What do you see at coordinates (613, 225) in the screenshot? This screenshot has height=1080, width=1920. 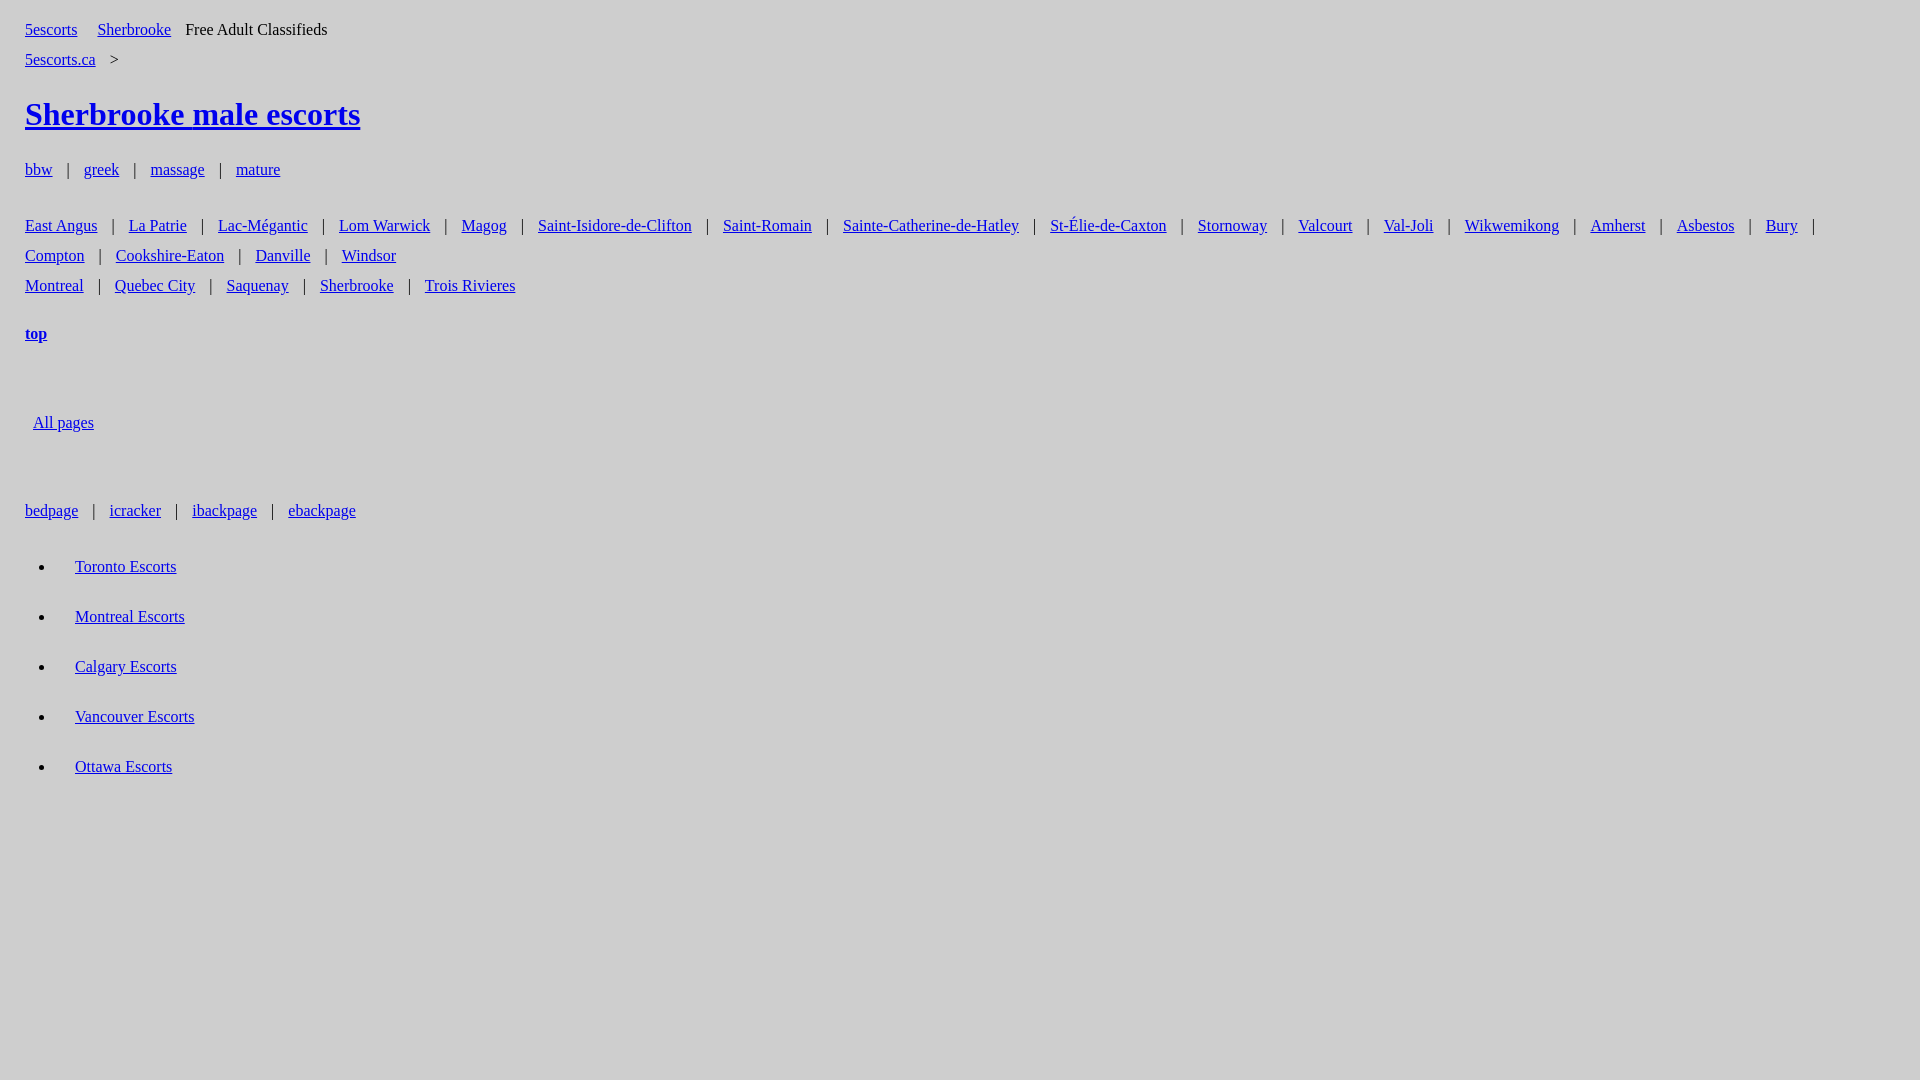 I see `'Saint-Isidore-de-Clifton'` at bounding box center [613, 225].